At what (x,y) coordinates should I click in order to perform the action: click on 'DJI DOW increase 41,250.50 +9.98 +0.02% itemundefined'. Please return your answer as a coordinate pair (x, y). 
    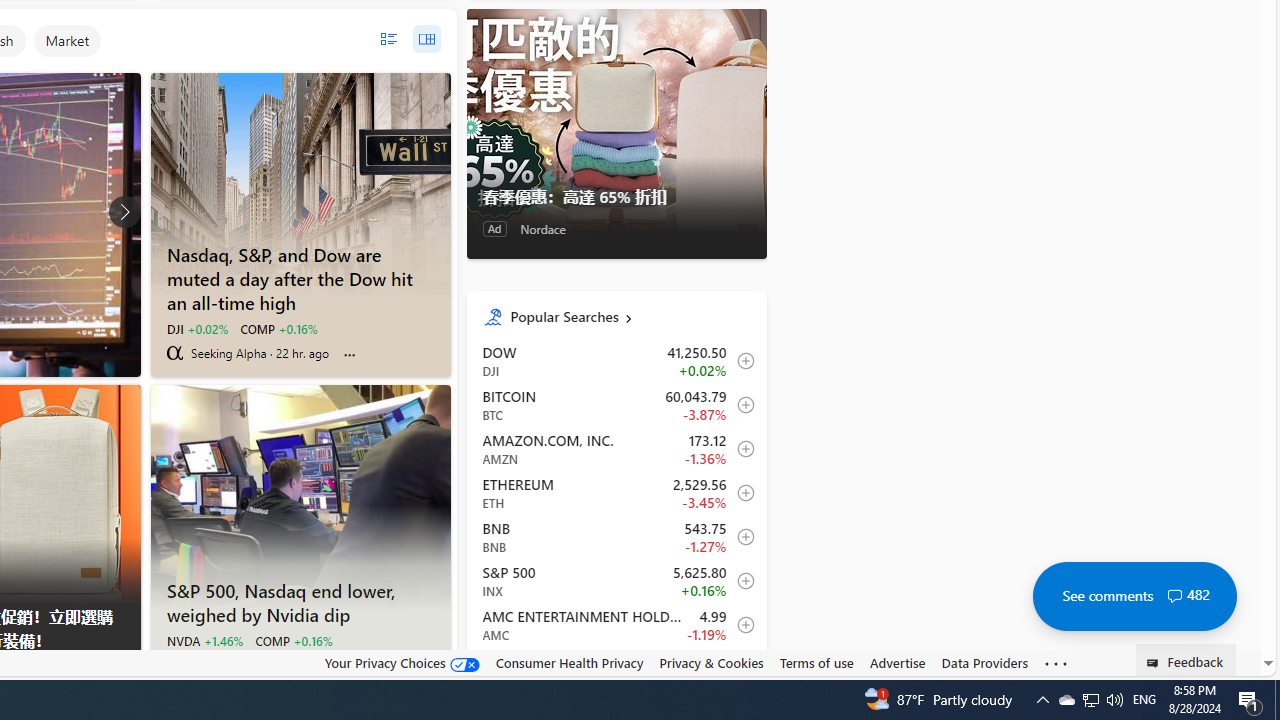
    Looking at the image, I should click on (615, 361).